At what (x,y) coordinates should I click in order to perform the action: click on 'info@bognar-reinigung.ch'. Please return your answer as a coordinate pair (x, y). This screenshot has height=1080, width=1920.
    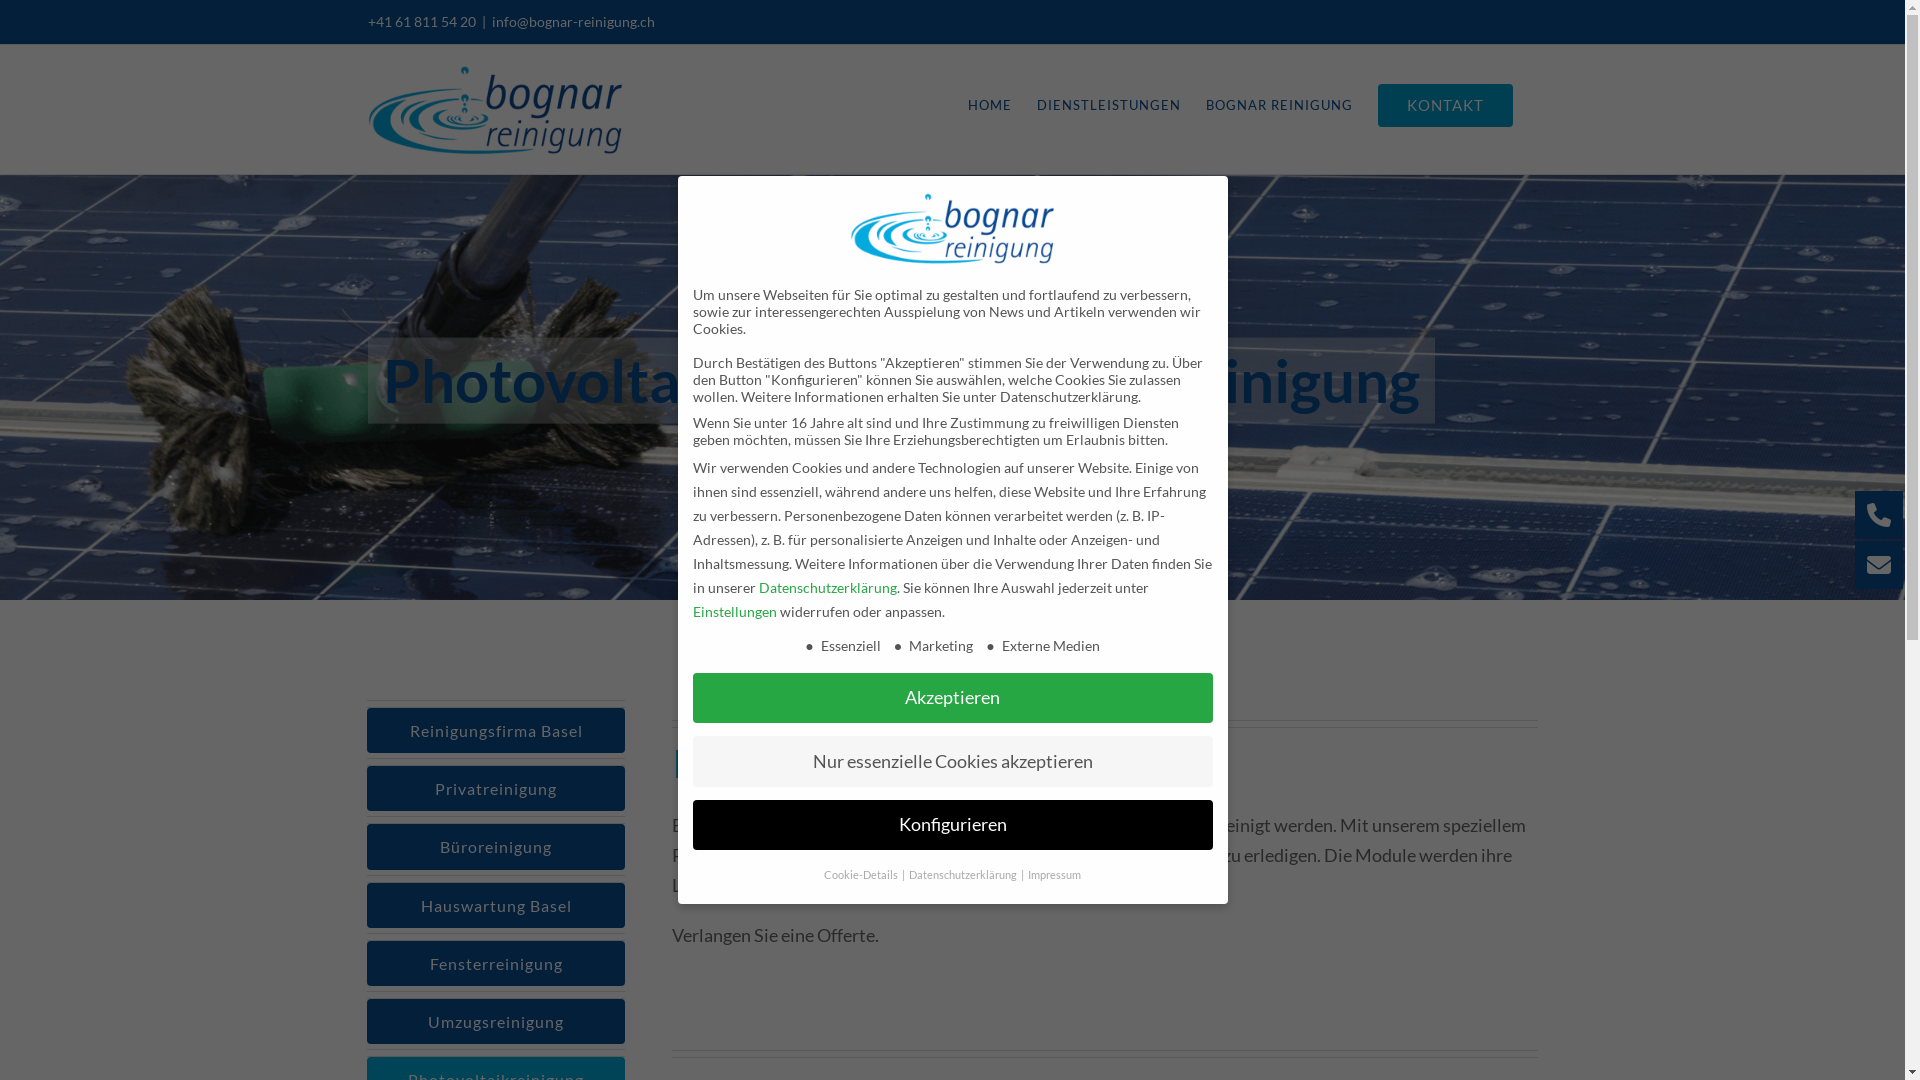
    Looking at the image, I should click on (491, 21).